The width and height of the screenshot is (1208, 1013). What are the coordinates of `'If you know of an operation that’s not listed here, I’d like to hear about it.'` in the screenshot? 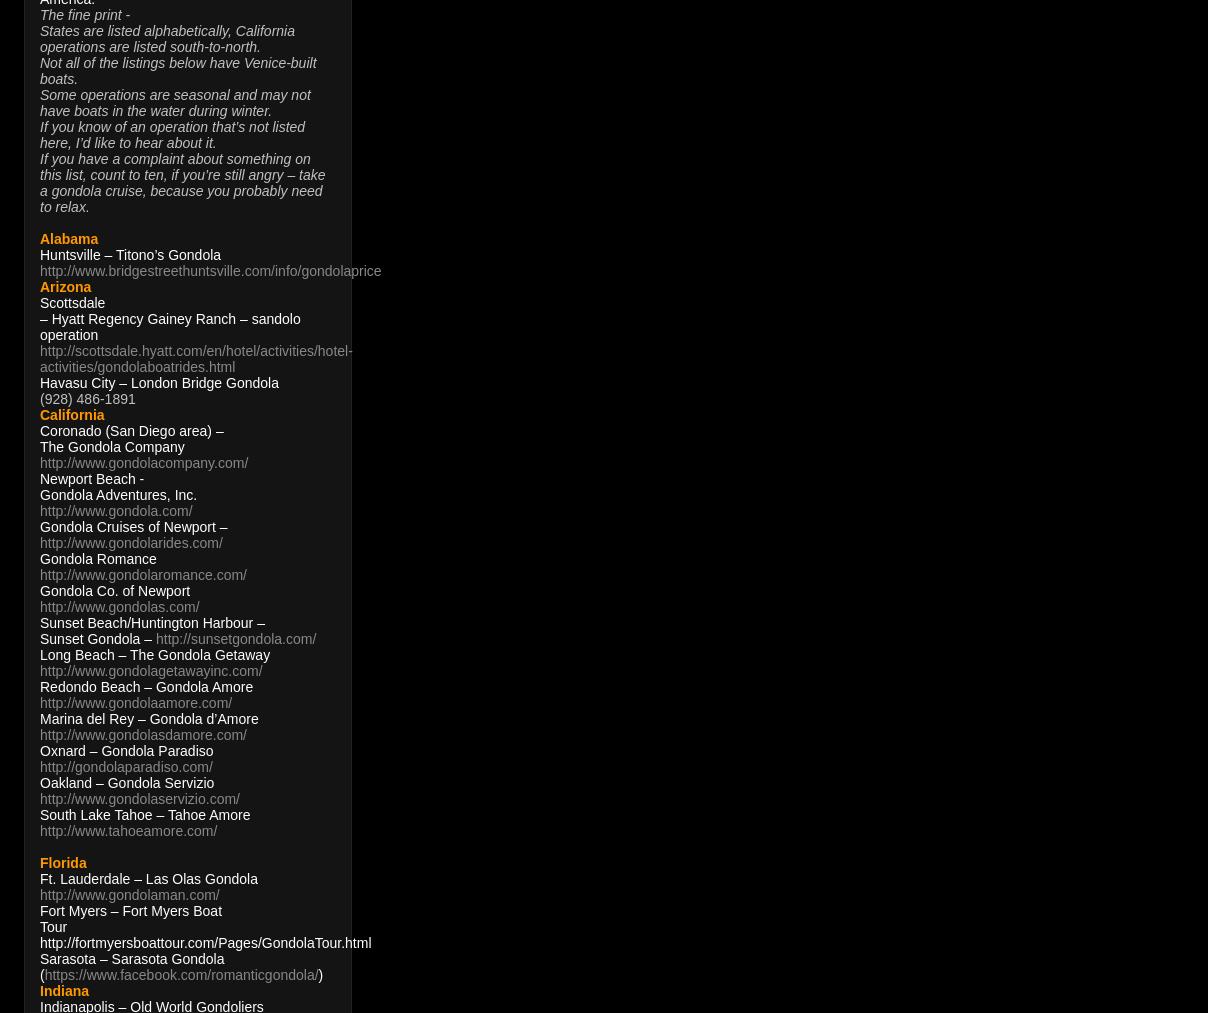 It's located at (172, 135).